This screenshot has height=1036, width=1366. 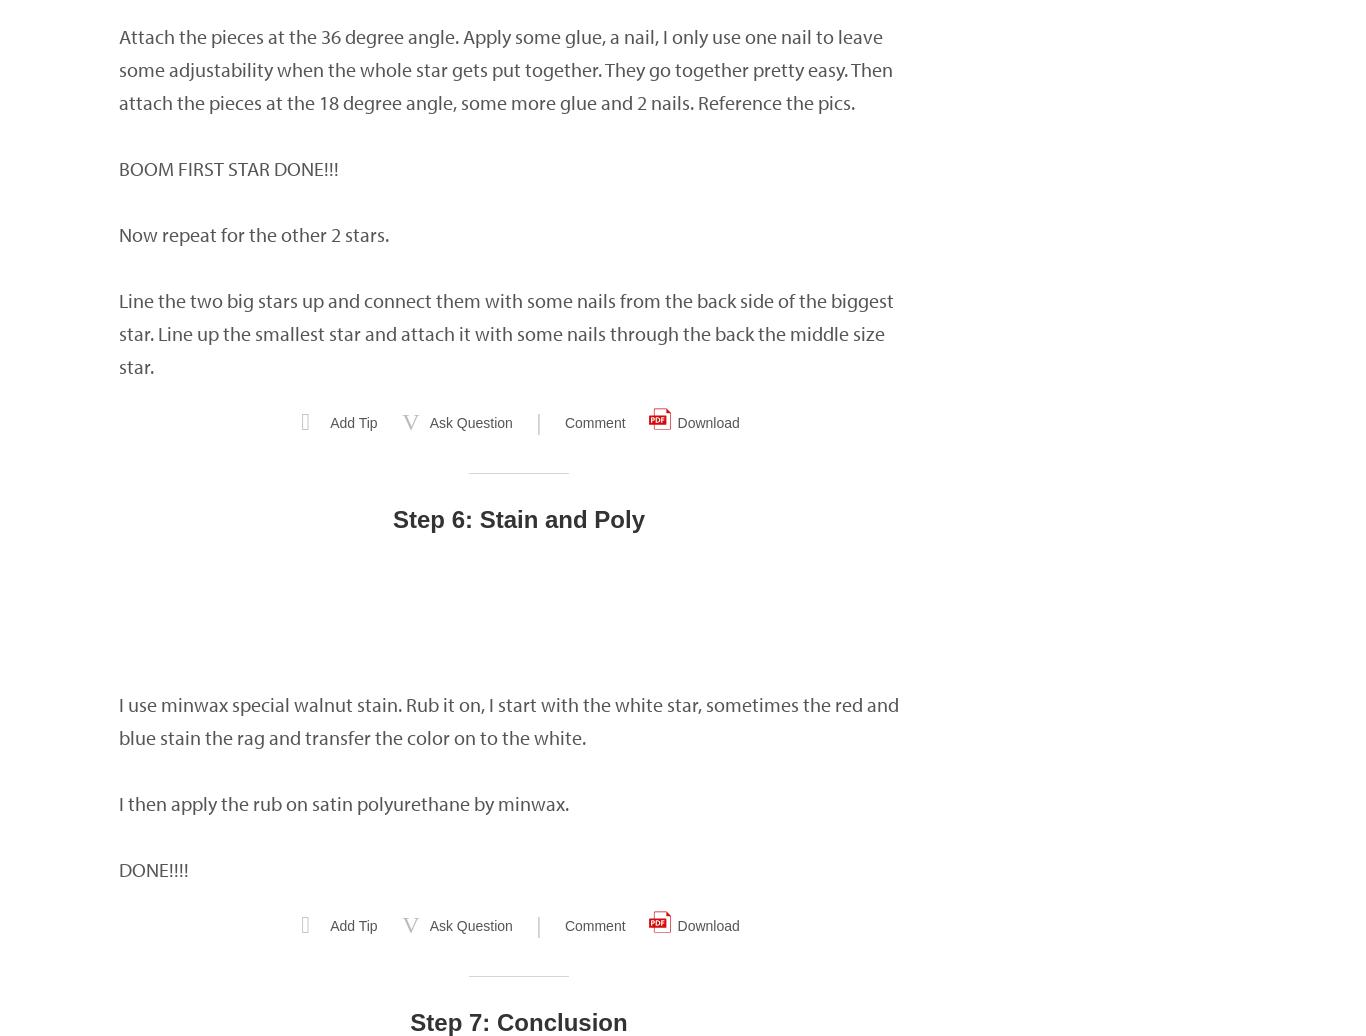 I want to click on 'Step 7: Conclusion', so click(x=518, y=1022).